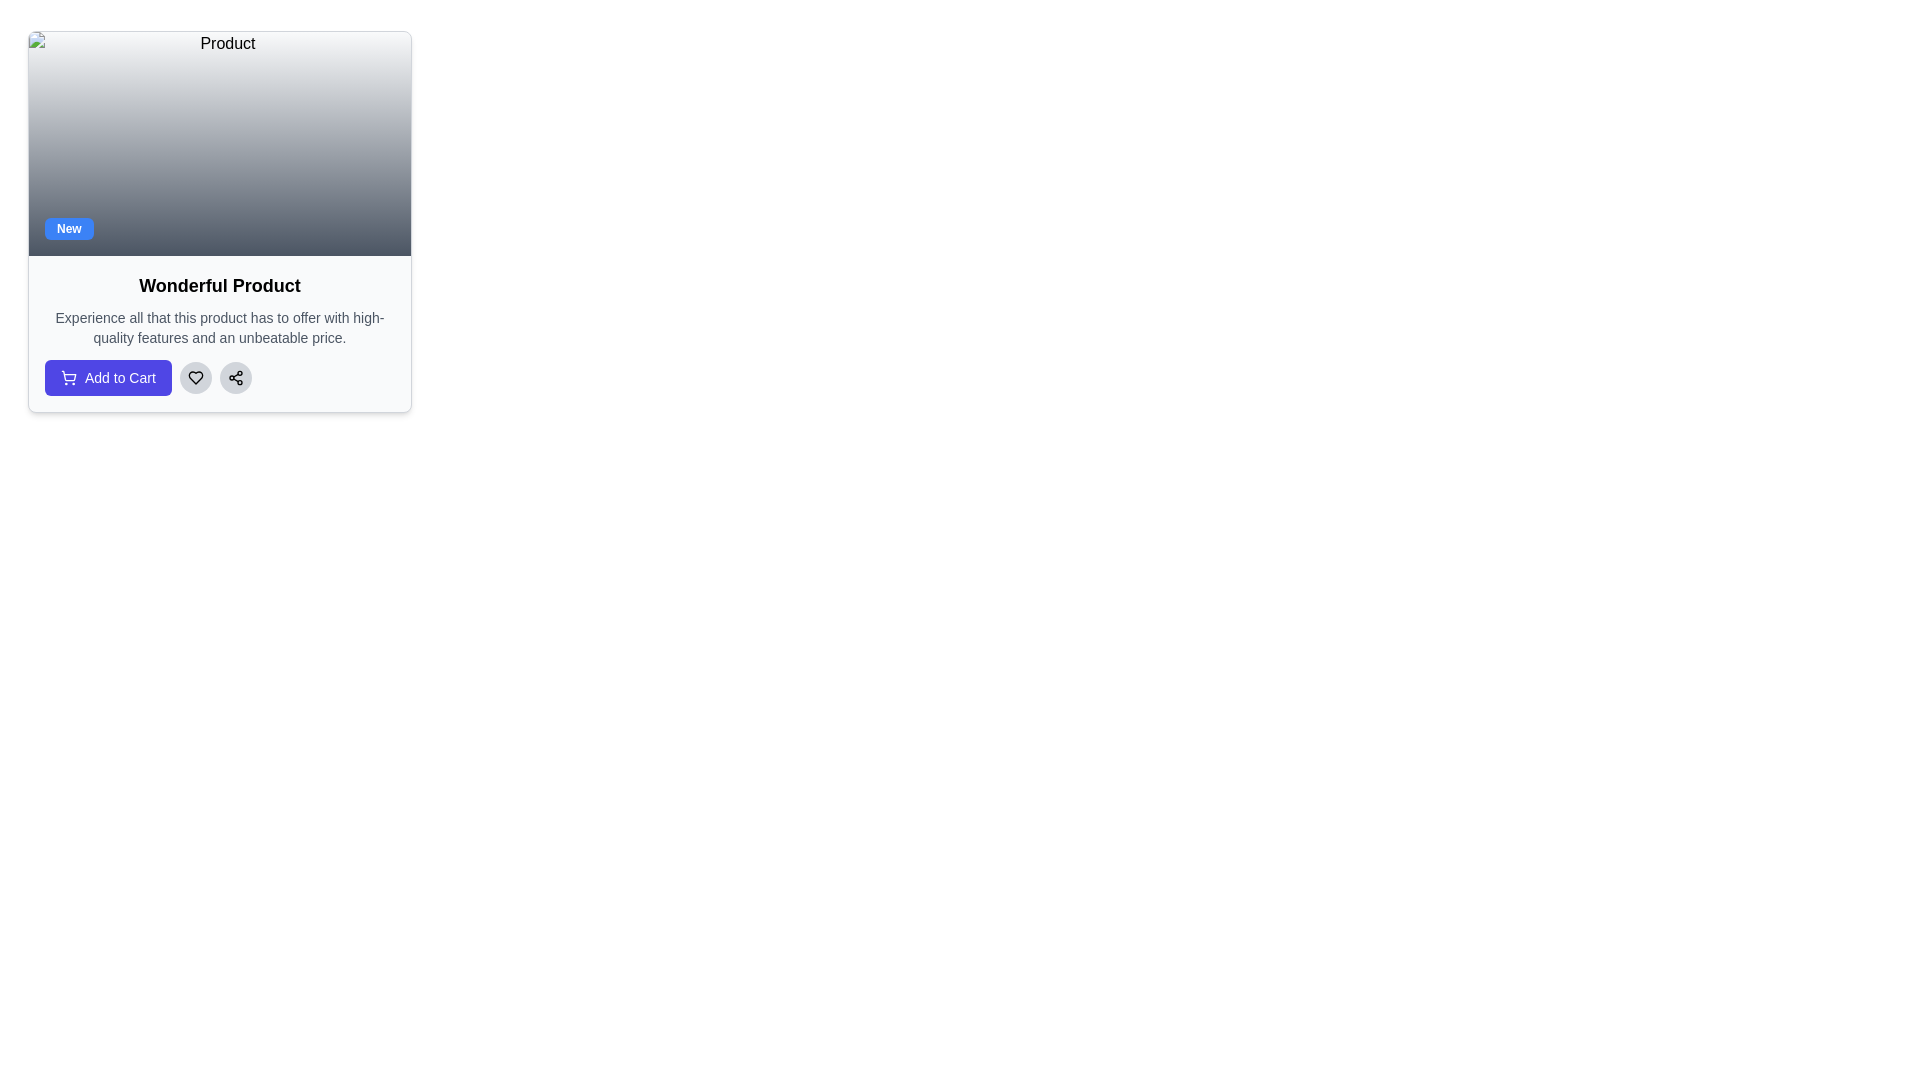 The image size is (1920, 1080). Describe the element at coordinates (220, 326) in the screenshot. I see `the descriptive text paragraph about the product, which is styled in a small gray font and is positioned below the 'Wonderful Product' title and above the 'Add to Cart' button` at that location.